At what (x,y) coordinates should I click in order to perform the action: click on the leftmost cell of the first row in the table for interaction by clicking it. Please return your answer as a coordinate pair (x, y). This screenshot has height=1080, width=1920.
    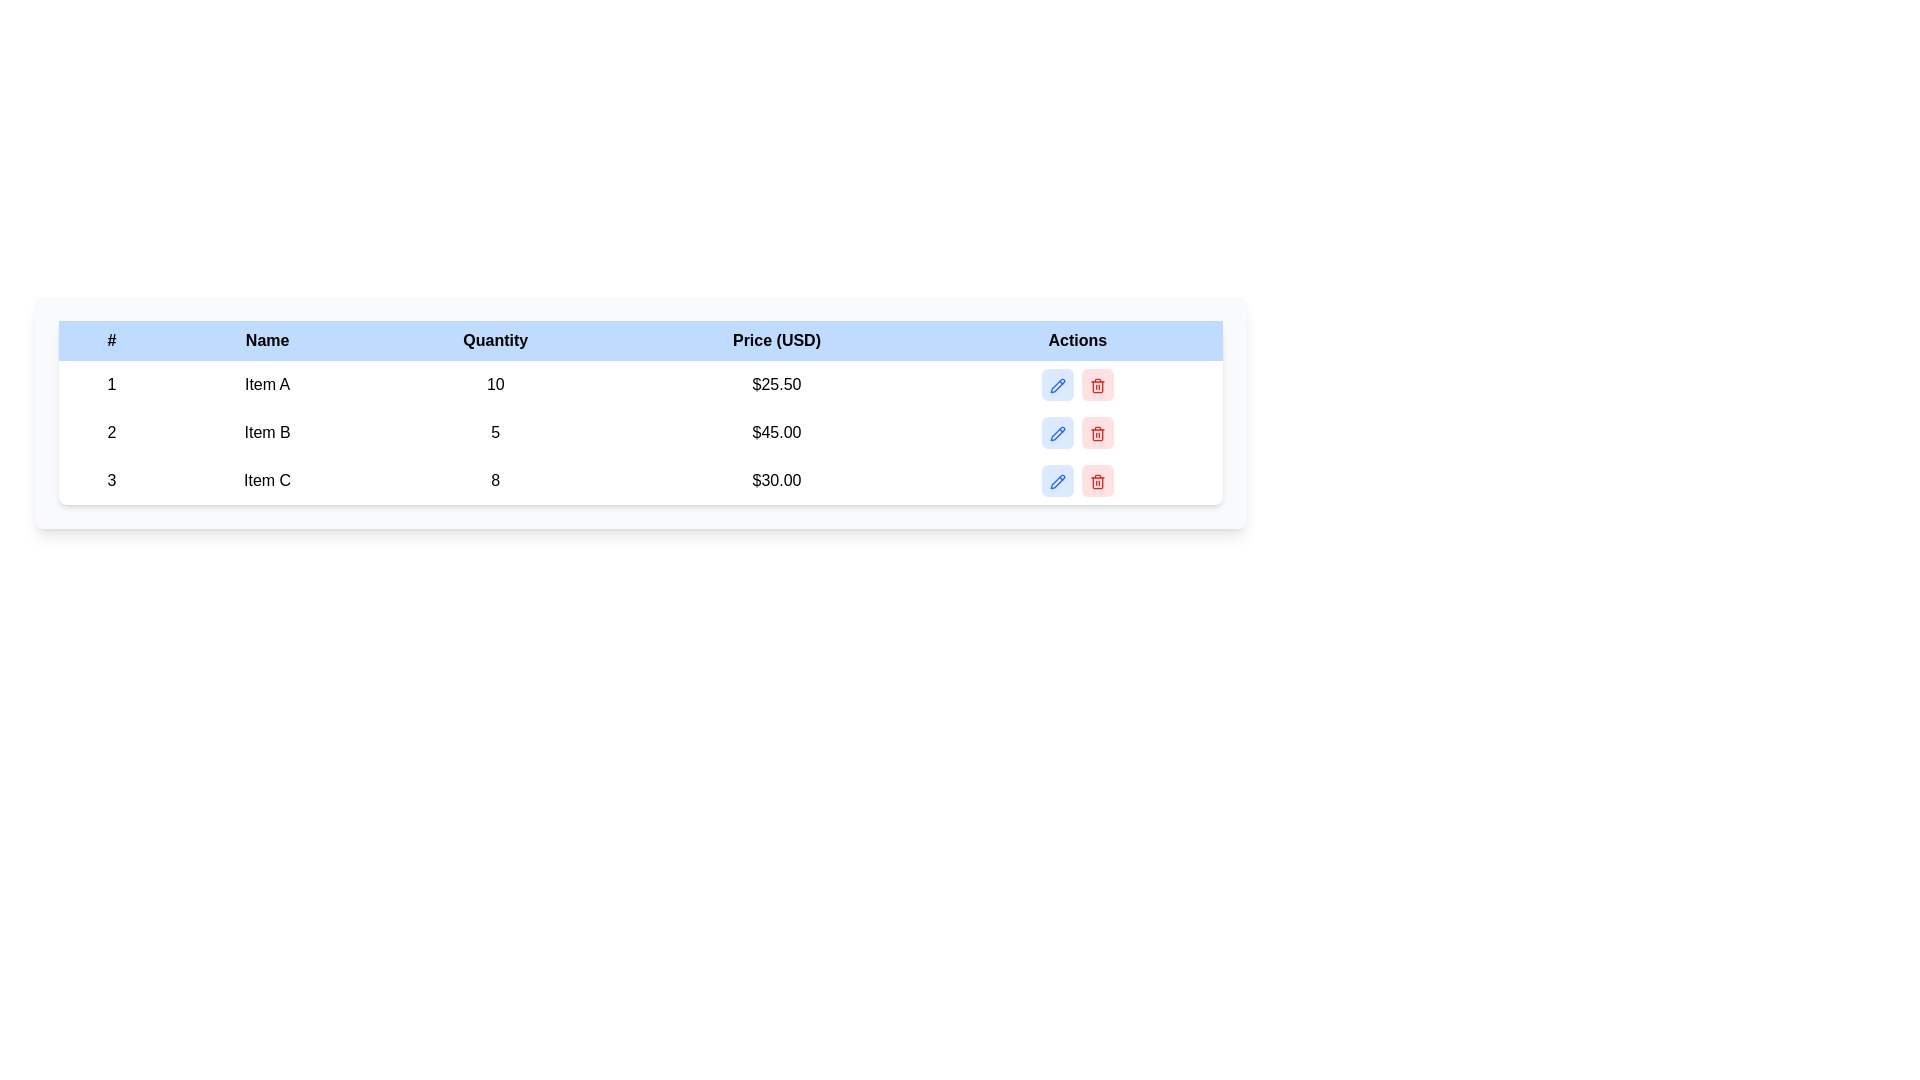
    Looking at the image, I should click on (110, 385).